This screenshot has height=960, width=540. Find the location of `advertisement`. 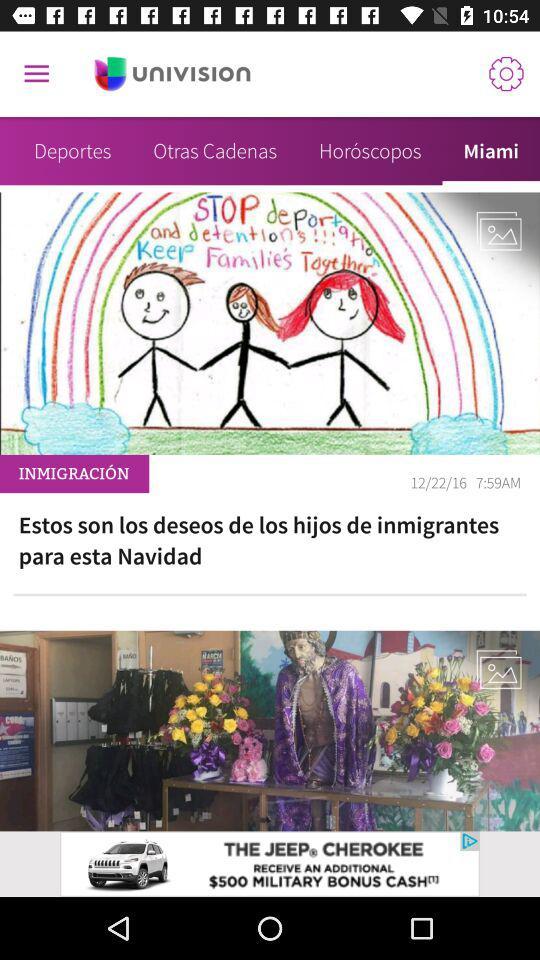

advertisement is located at coordinates (270, 863).